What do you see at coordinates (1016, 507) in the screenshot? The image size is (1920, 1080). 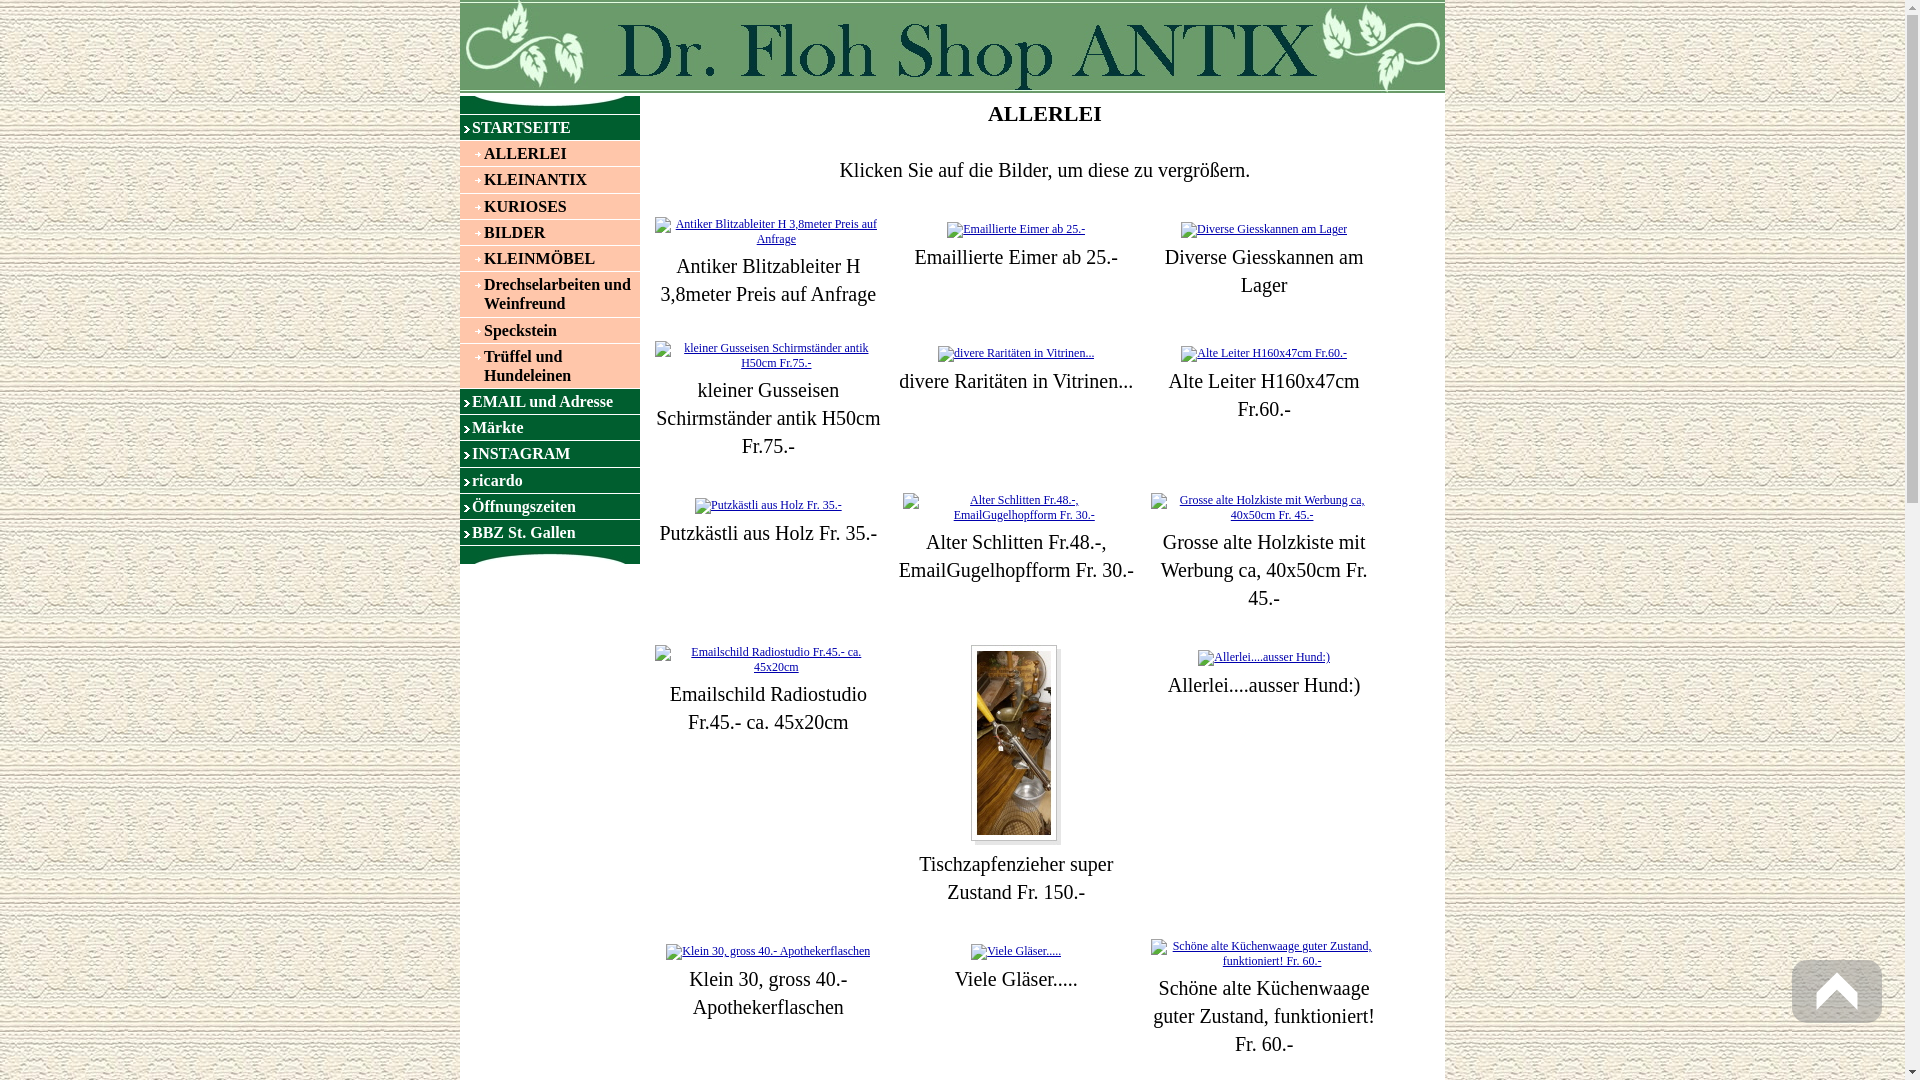 I see `'Alter Schlitten Fr.48.-, EmailGugelhopfform Fr. 30.-'` at bounding box center [1016, 507].